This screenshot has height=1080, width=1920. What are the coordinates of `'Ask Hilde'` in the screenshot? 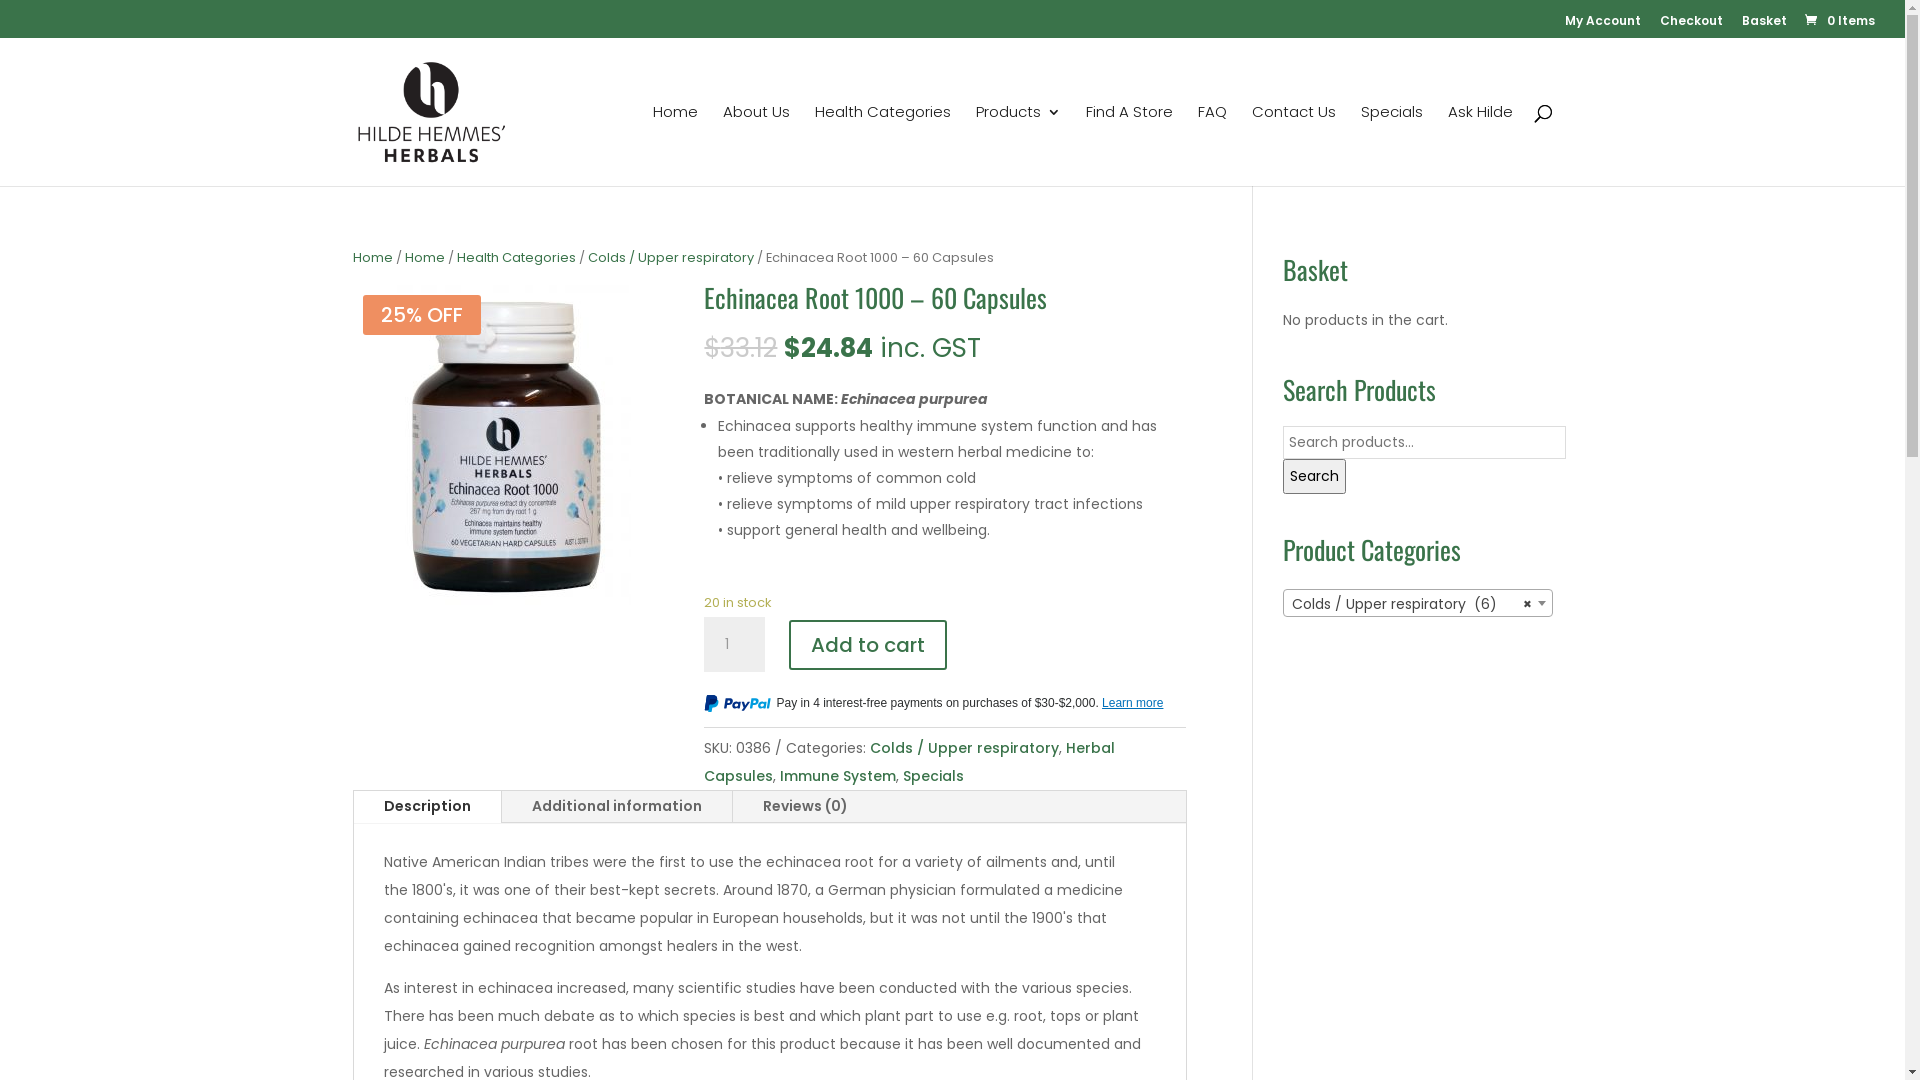 It's located at (1448, 144).